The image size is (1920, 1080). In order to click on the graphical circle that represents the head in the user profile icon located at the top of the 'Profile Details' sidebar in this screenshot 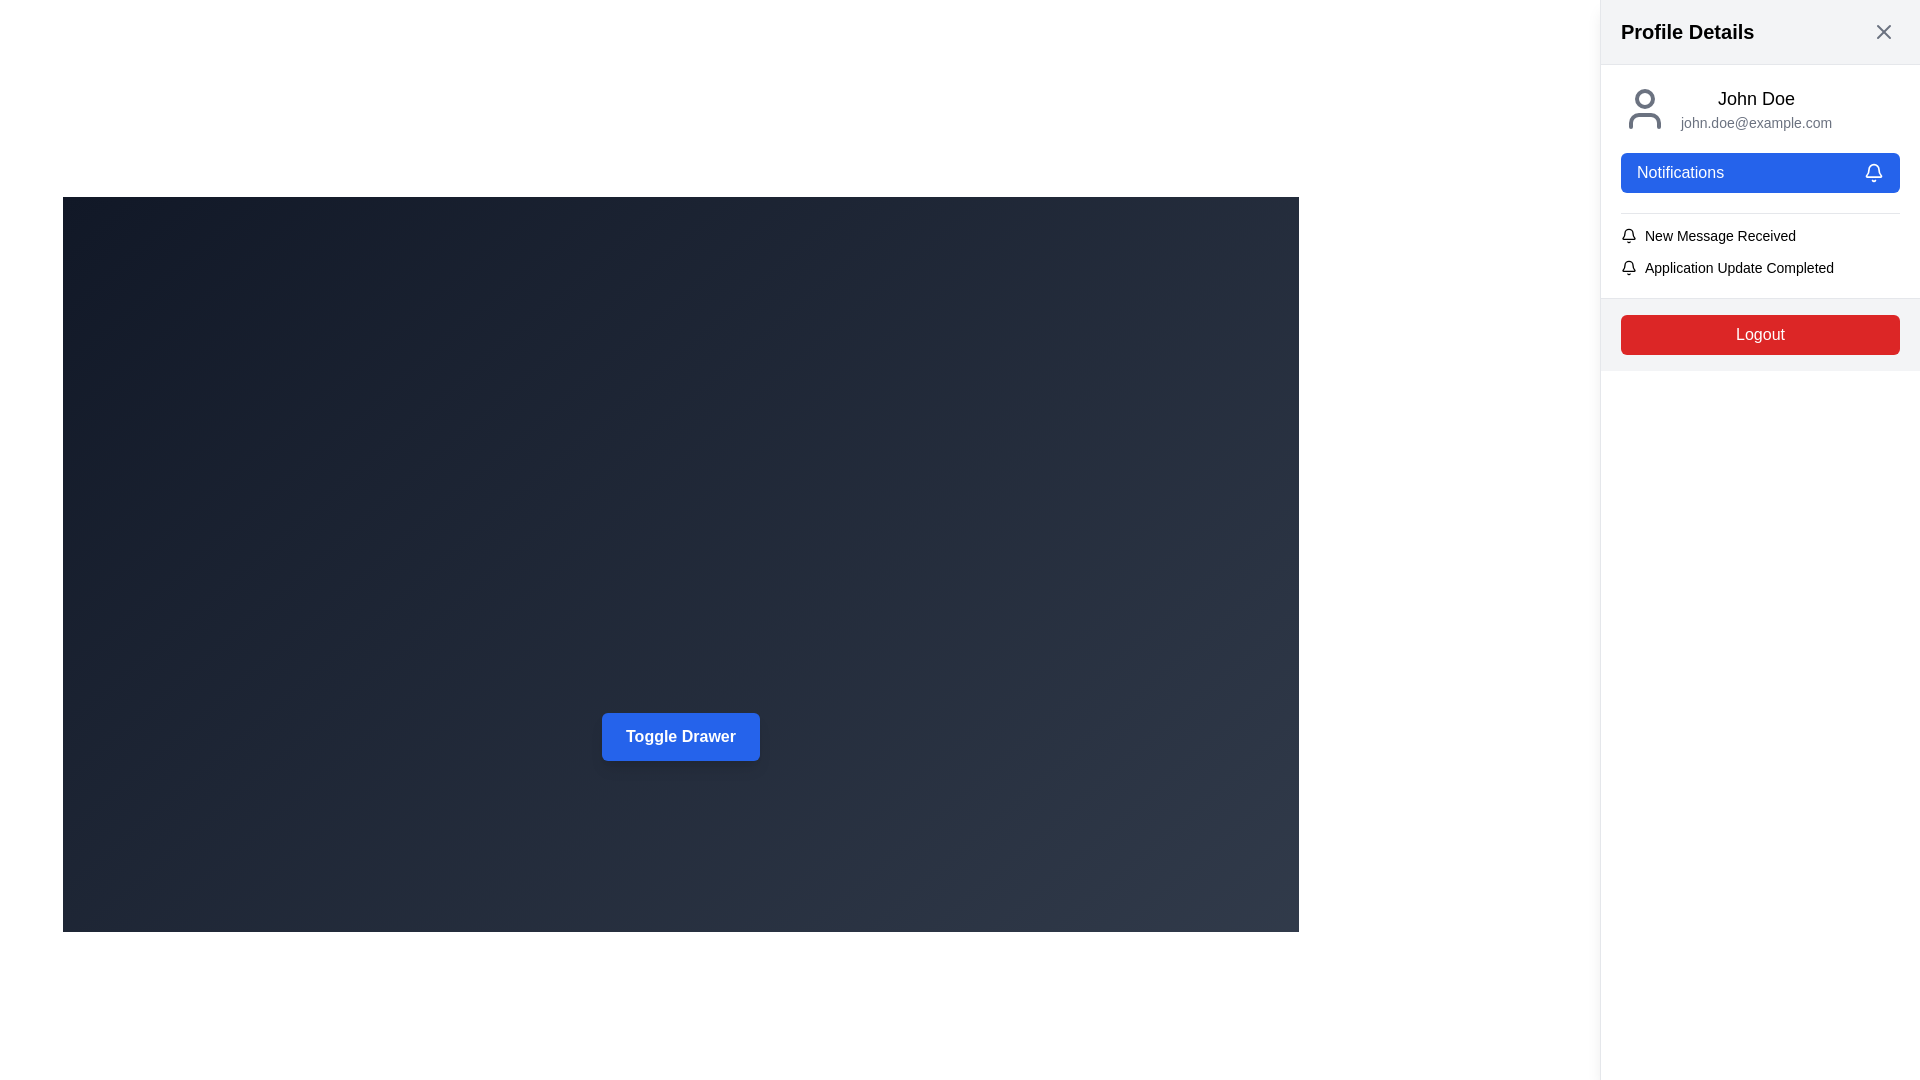, I will do `click(1645, 99)`.